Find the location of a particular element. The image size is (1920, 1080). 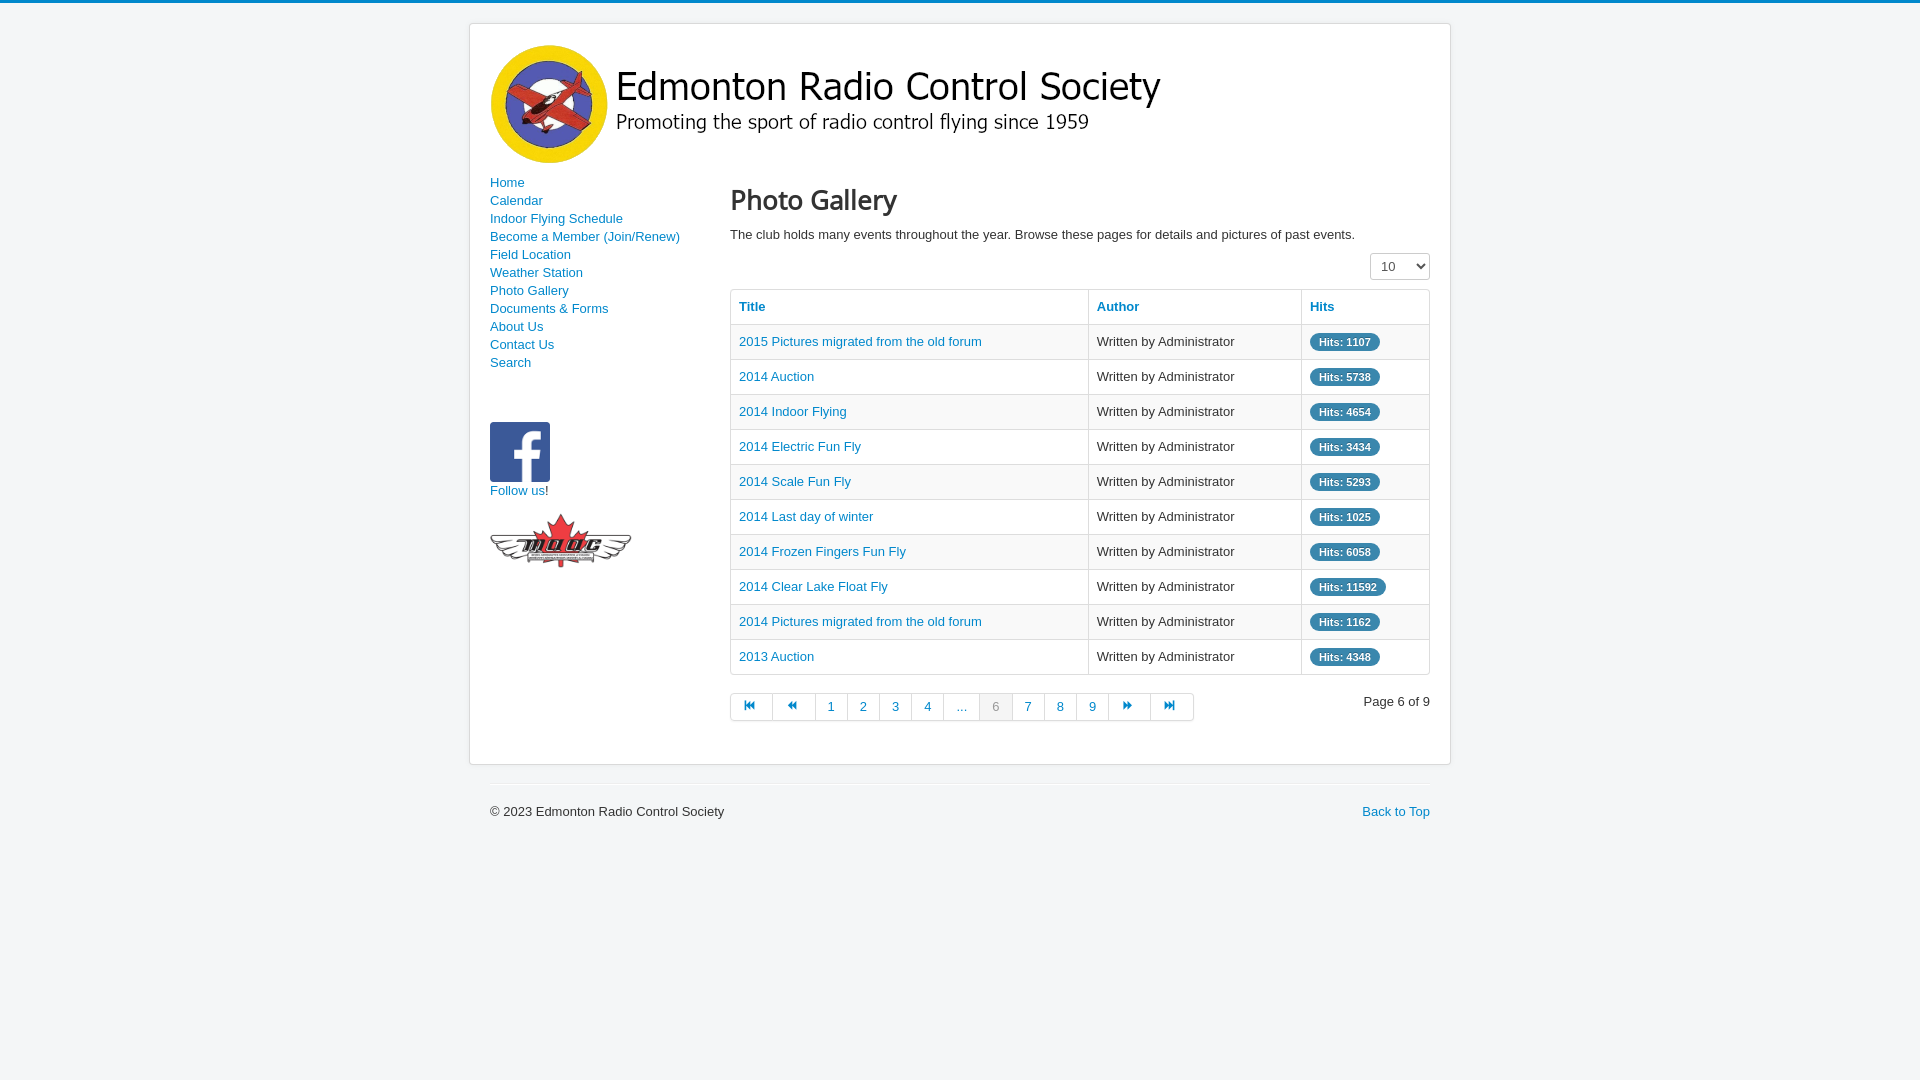

'Follow us' is located at coordinates (489, 490).